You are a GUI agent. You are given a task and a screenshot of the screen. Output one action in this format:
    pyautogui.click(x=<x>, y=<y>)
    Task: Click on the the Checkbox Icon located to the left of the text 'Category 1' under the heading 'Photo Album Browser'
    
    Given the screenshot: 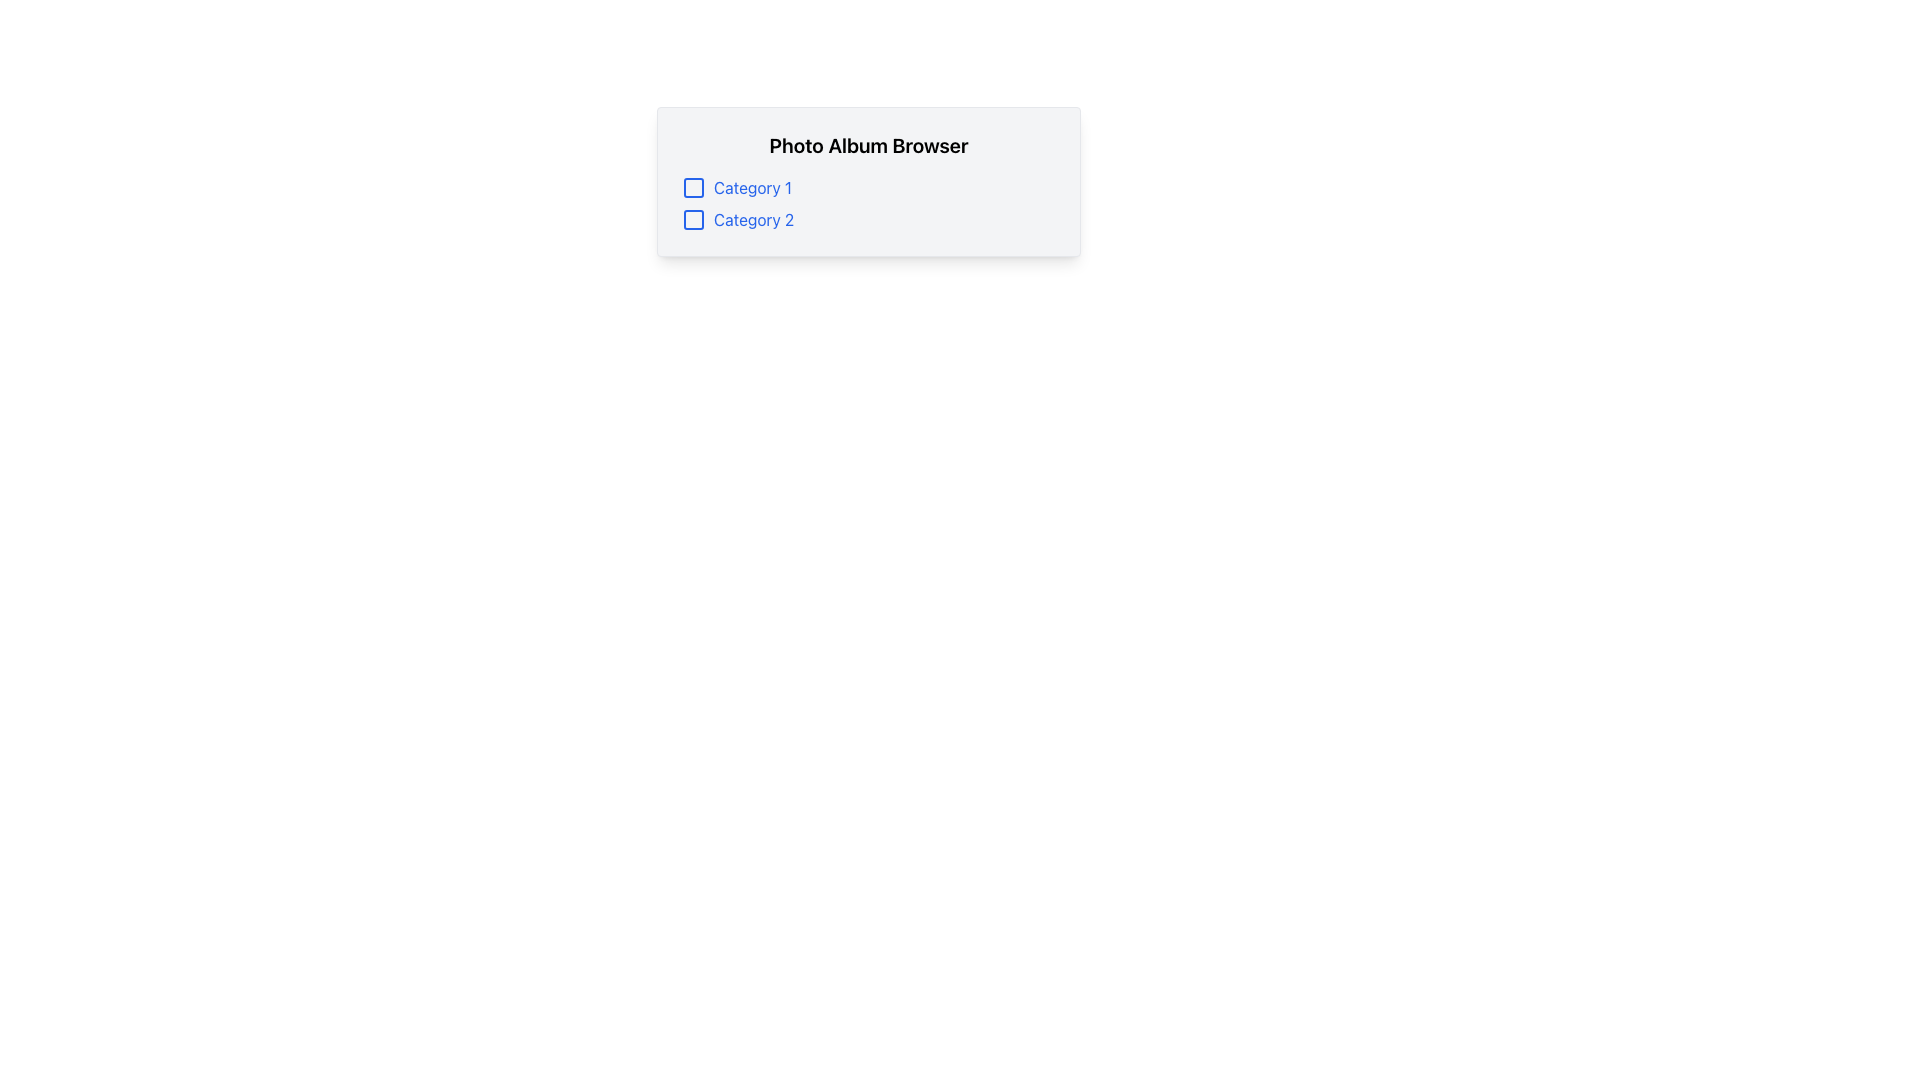 What is the action you would take?
    pyautogui.click(x=694, y=188)
    